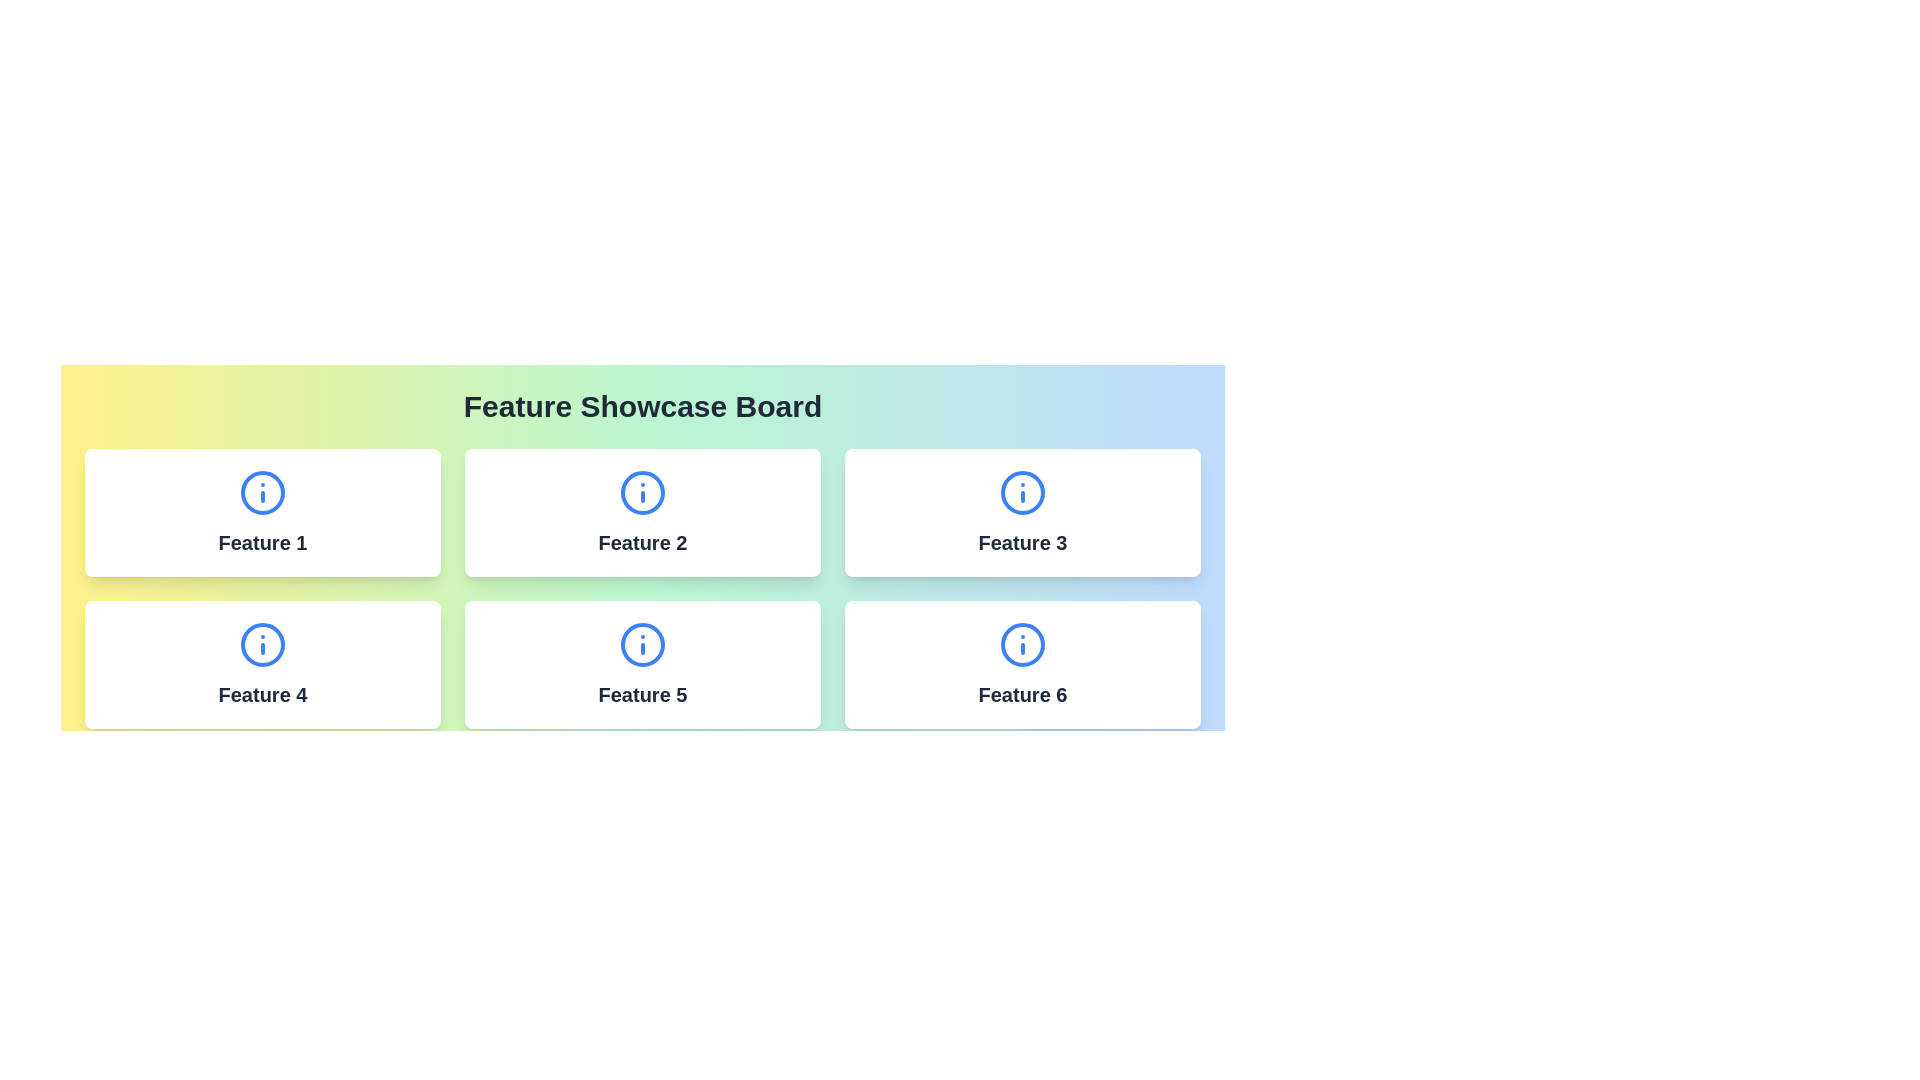  Describe the element at coordinates (262, 693) in the screenshot. I see `text from the label that reads 'Feature 4', which is styled in bold and extra-large font in dark gray color, located in the first column of the second row of the feature grid` at that location.